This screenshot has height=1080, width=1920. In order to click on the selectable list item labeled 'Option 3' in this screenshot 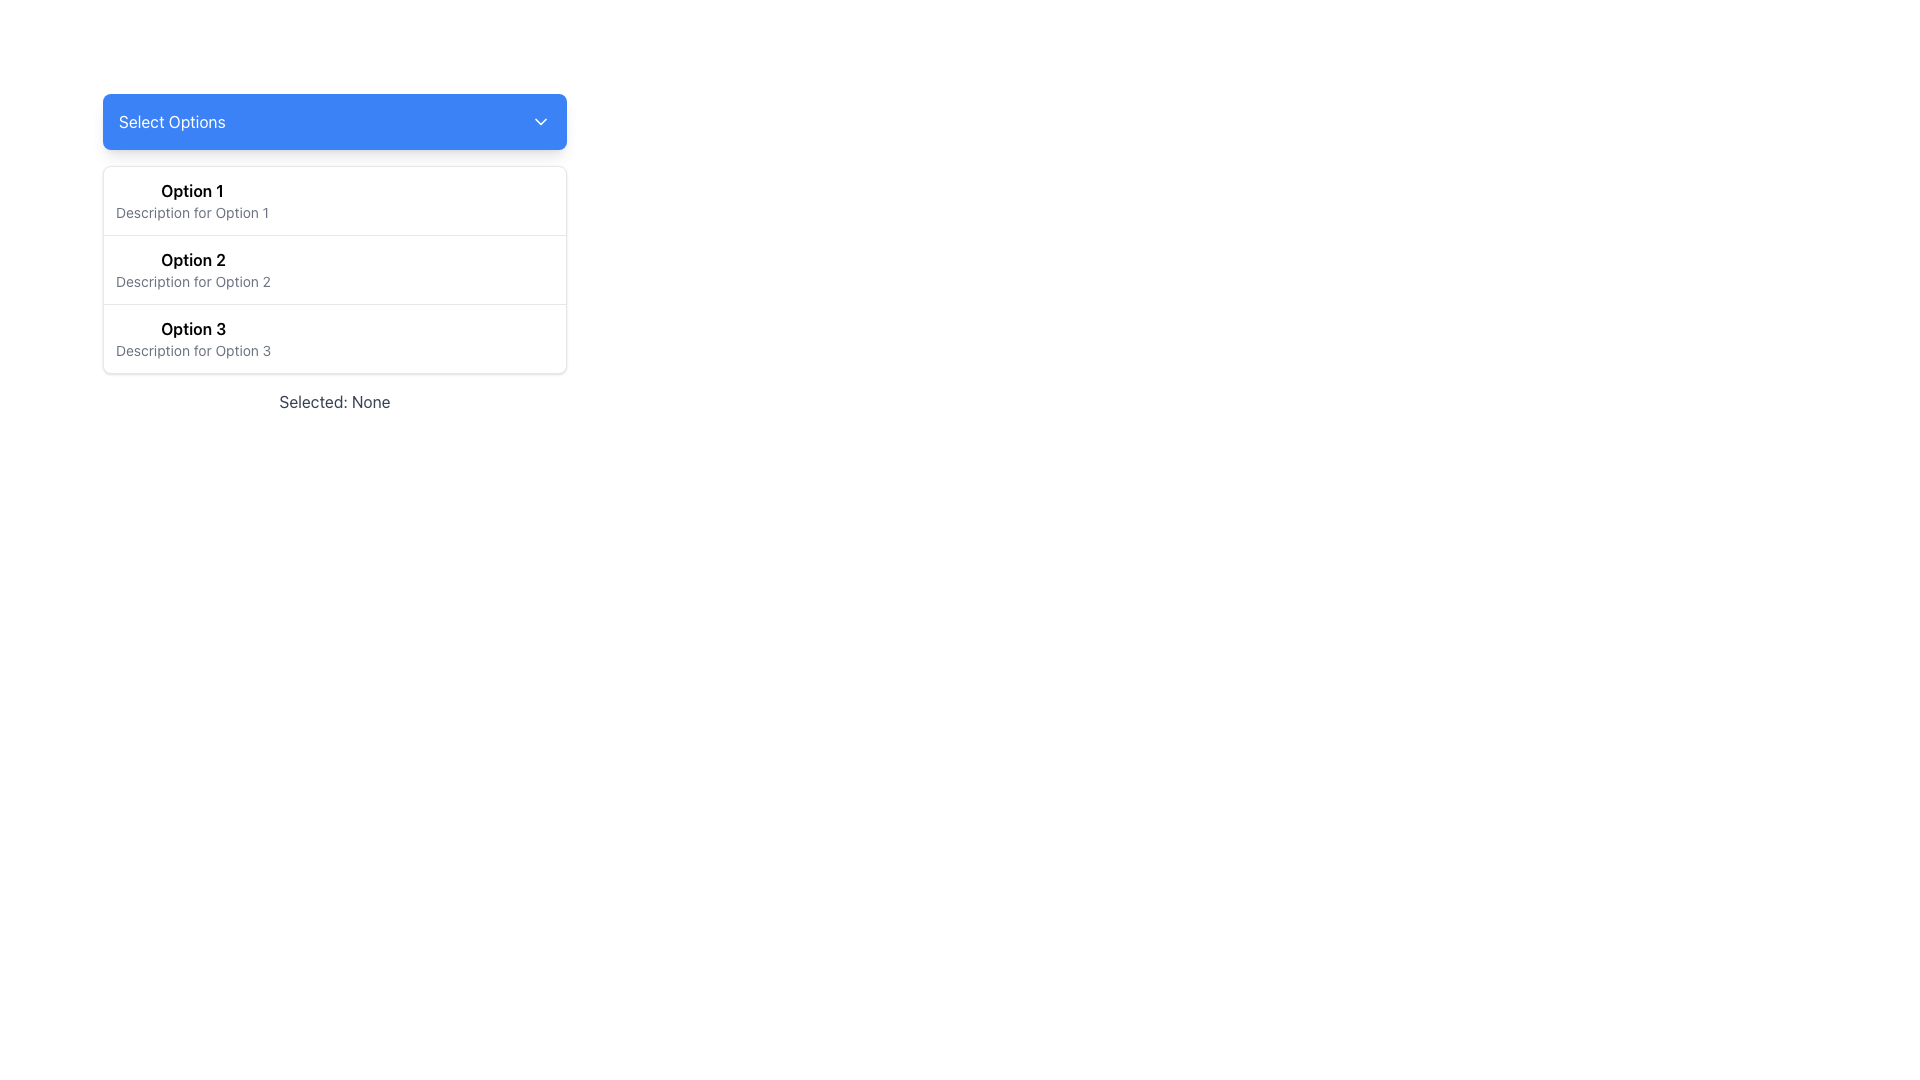, I will do `click(193, 338)`.